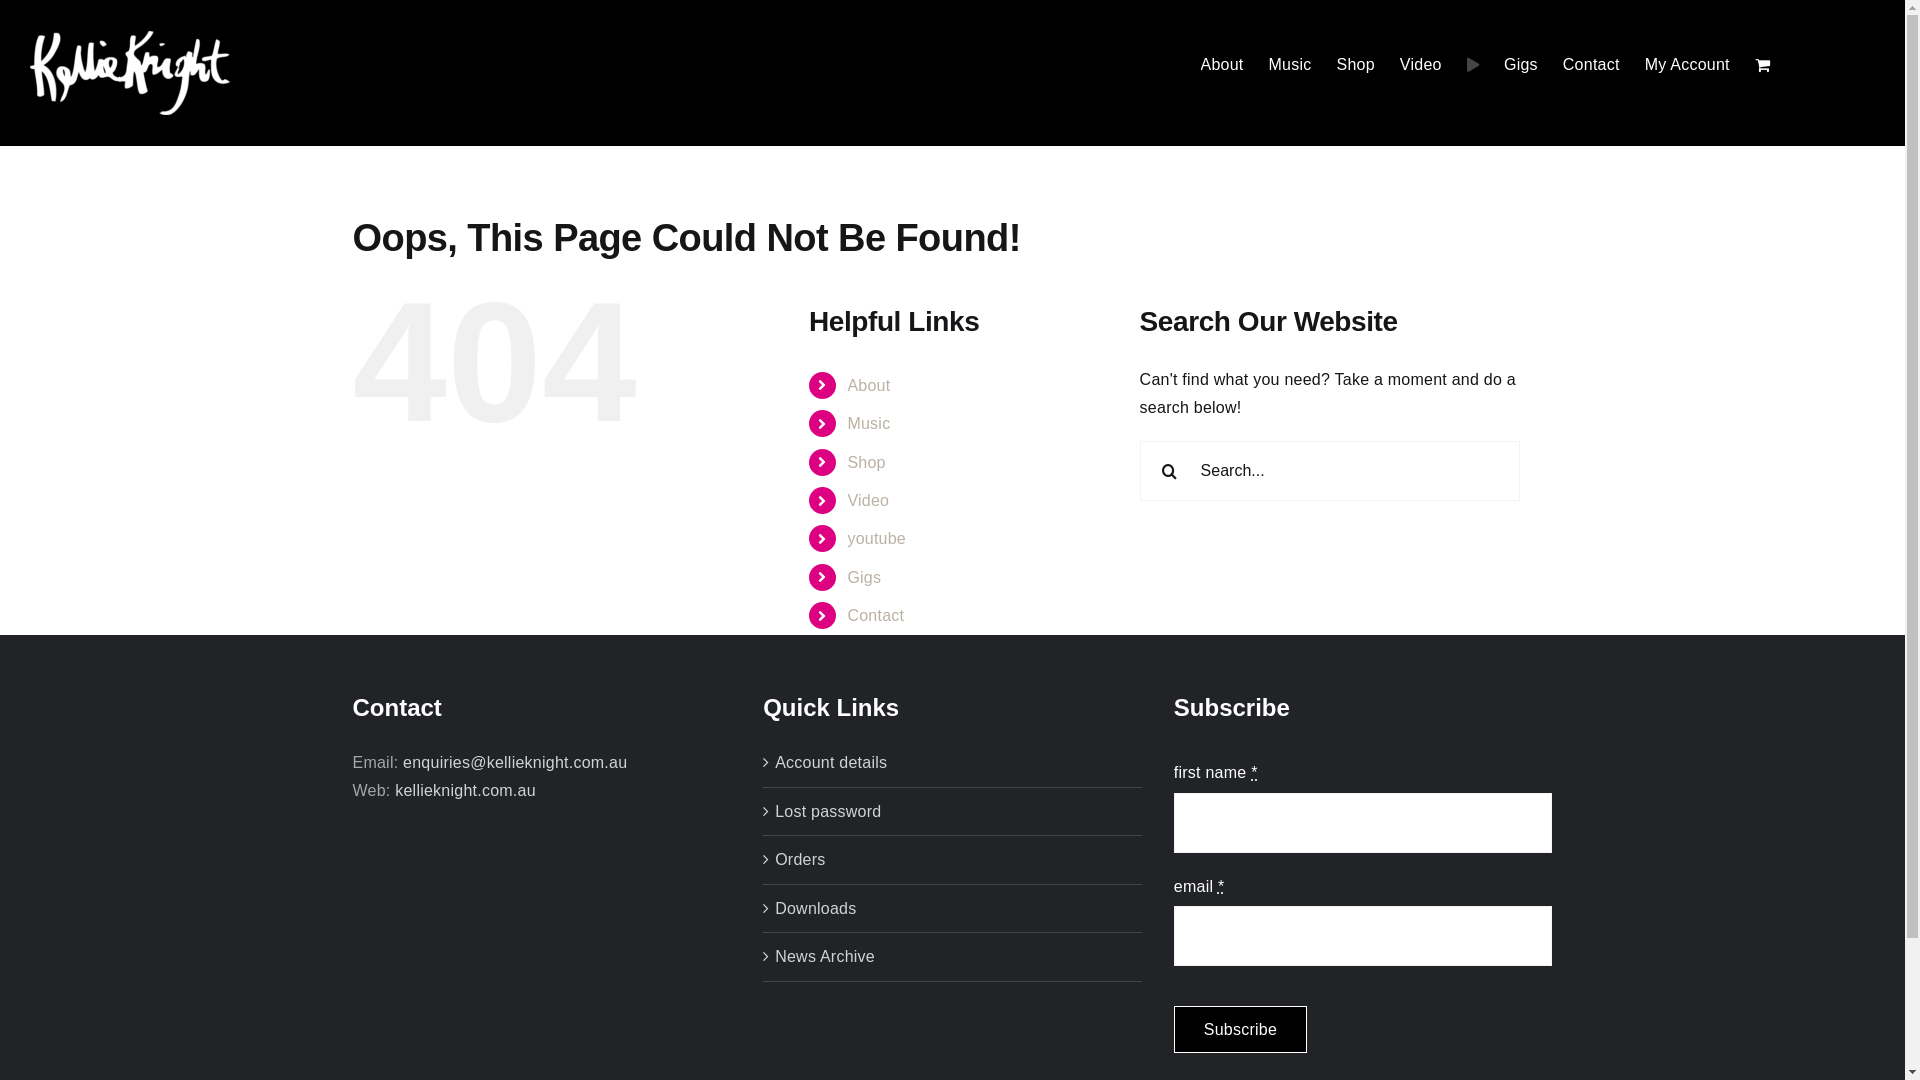 This screenshot has height=1080, width=1920. Describe the element at coordinates (402, 762) in the screenshot. I see `'enquiries@kellieknight.com.au'` at that location.